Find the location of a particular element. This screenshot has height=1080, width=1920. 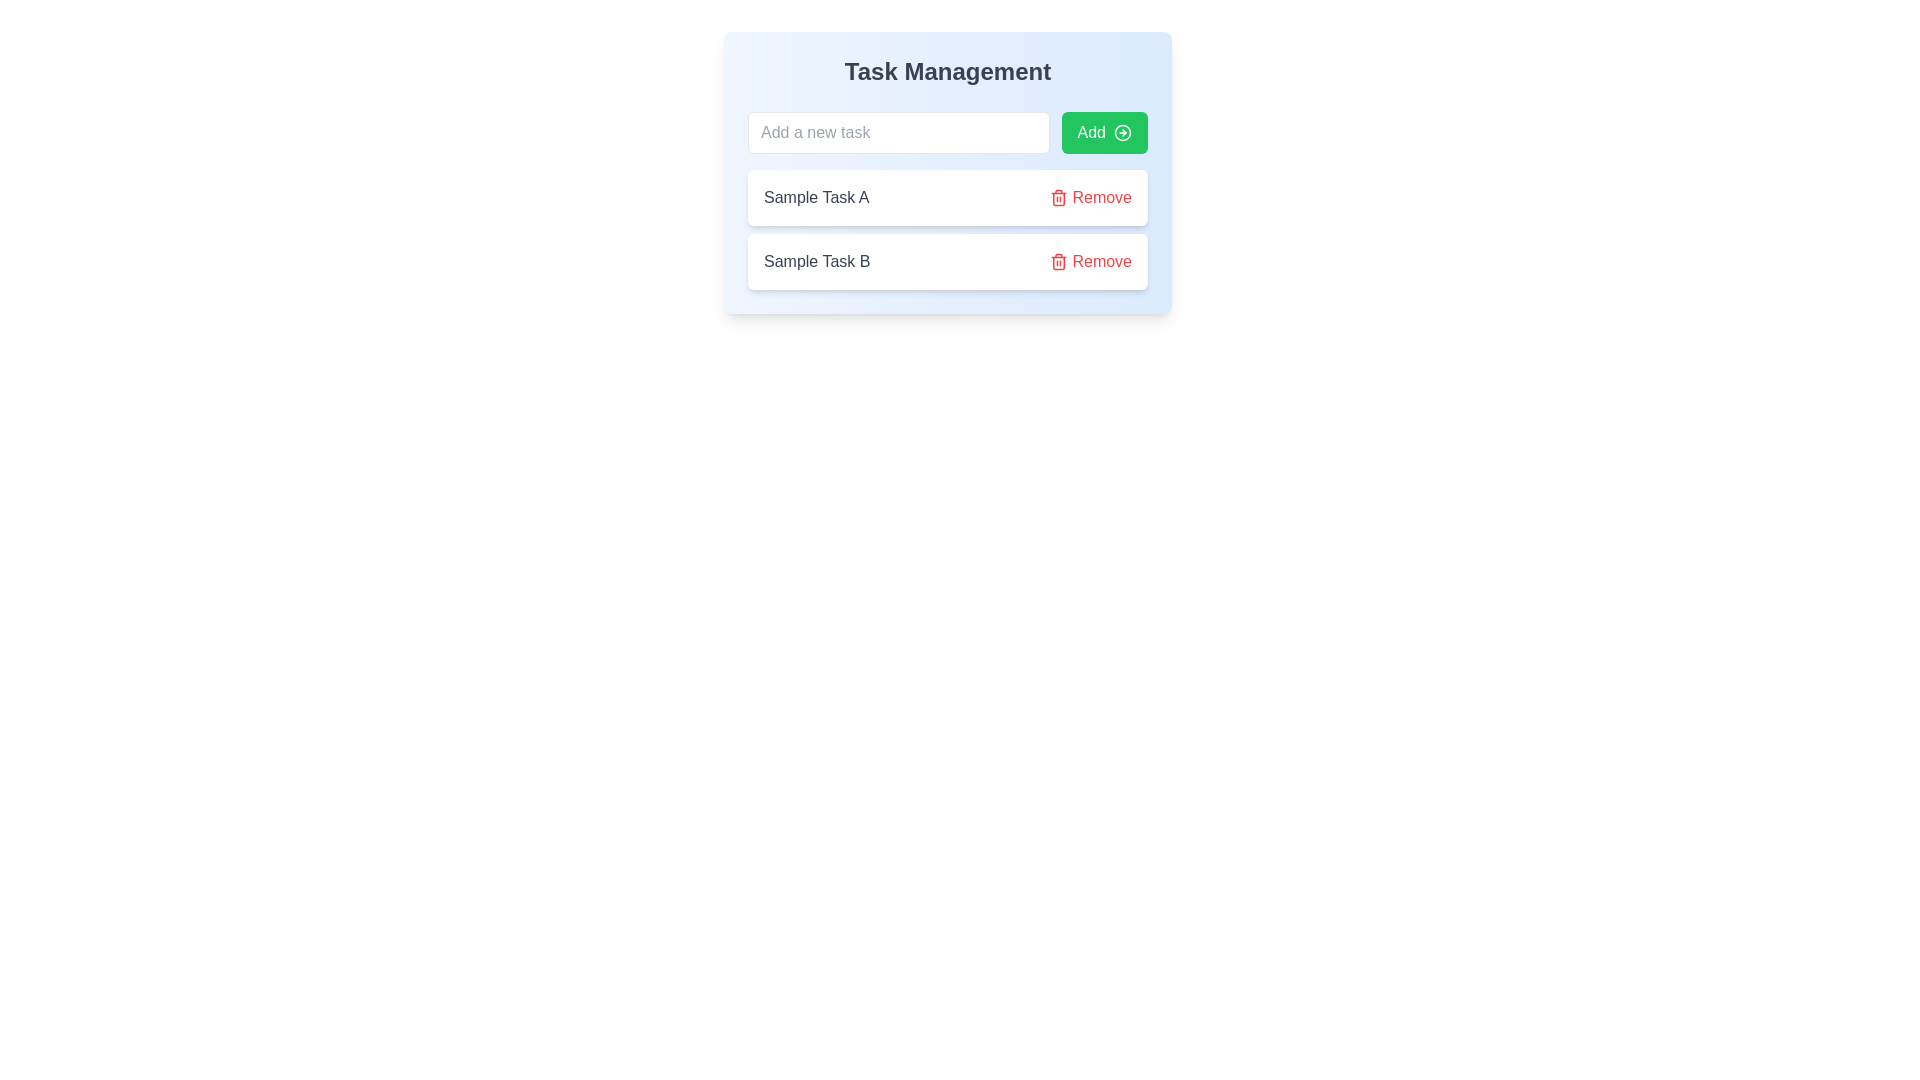

the button labeled for task-adding action located in the card section titled 'Task Management' for keyboard interaction is located at coordinates (1090, 132).